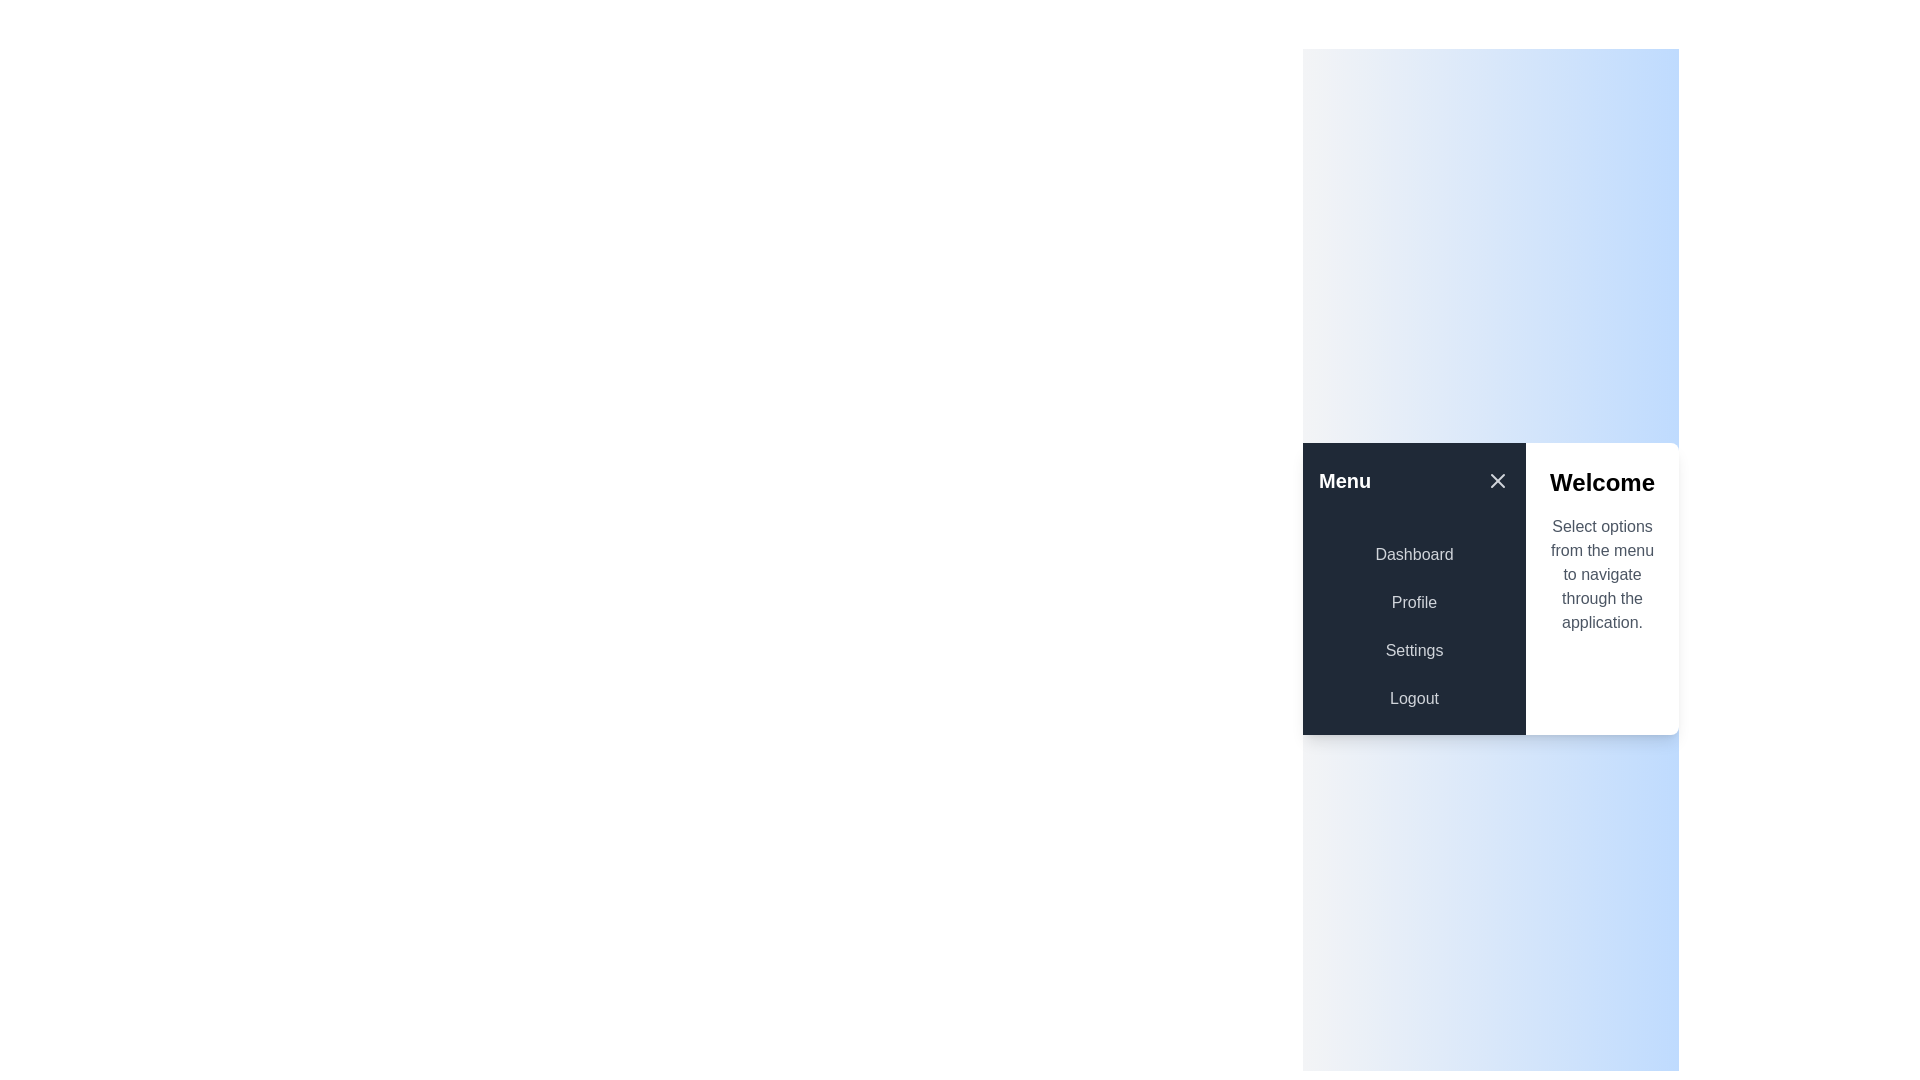  What do you see at coordinates (1413, 651) in the screenshot?
I see `the menu option Settings` at bounding box center [1413, 651].